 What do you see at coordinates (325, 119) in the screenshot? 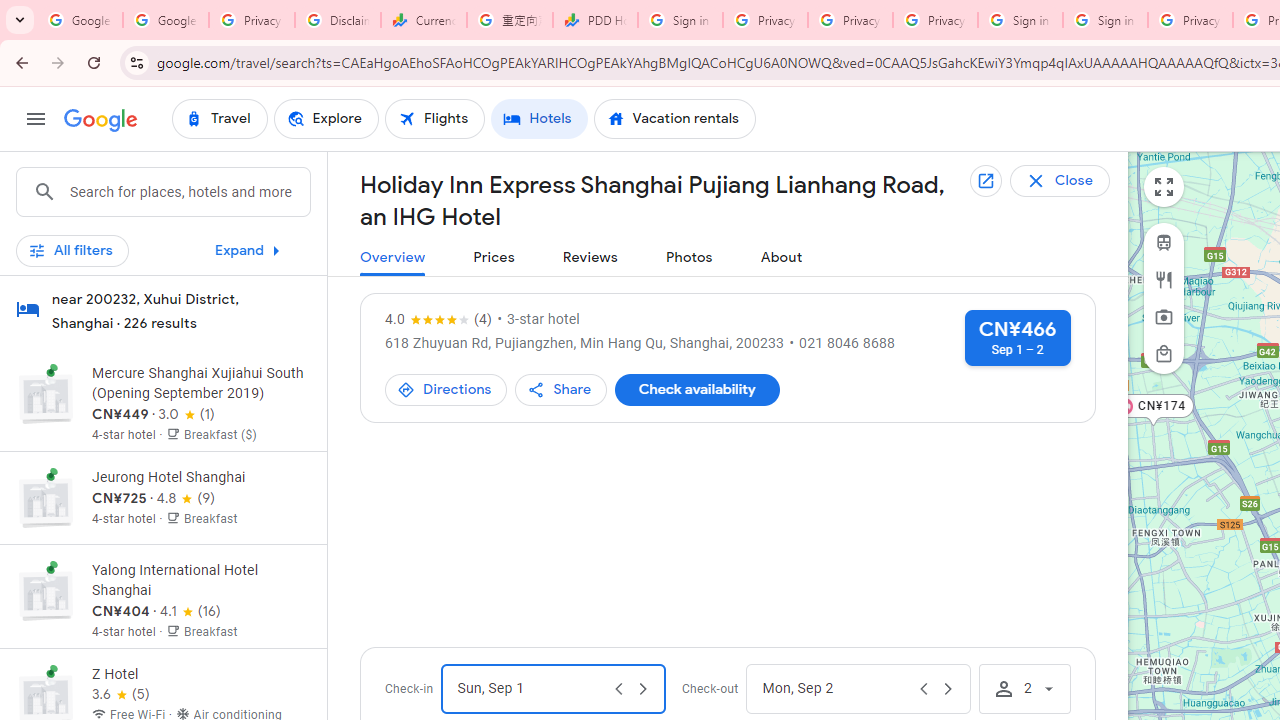
I see `'Explore'` at bounding box center [325, 119].